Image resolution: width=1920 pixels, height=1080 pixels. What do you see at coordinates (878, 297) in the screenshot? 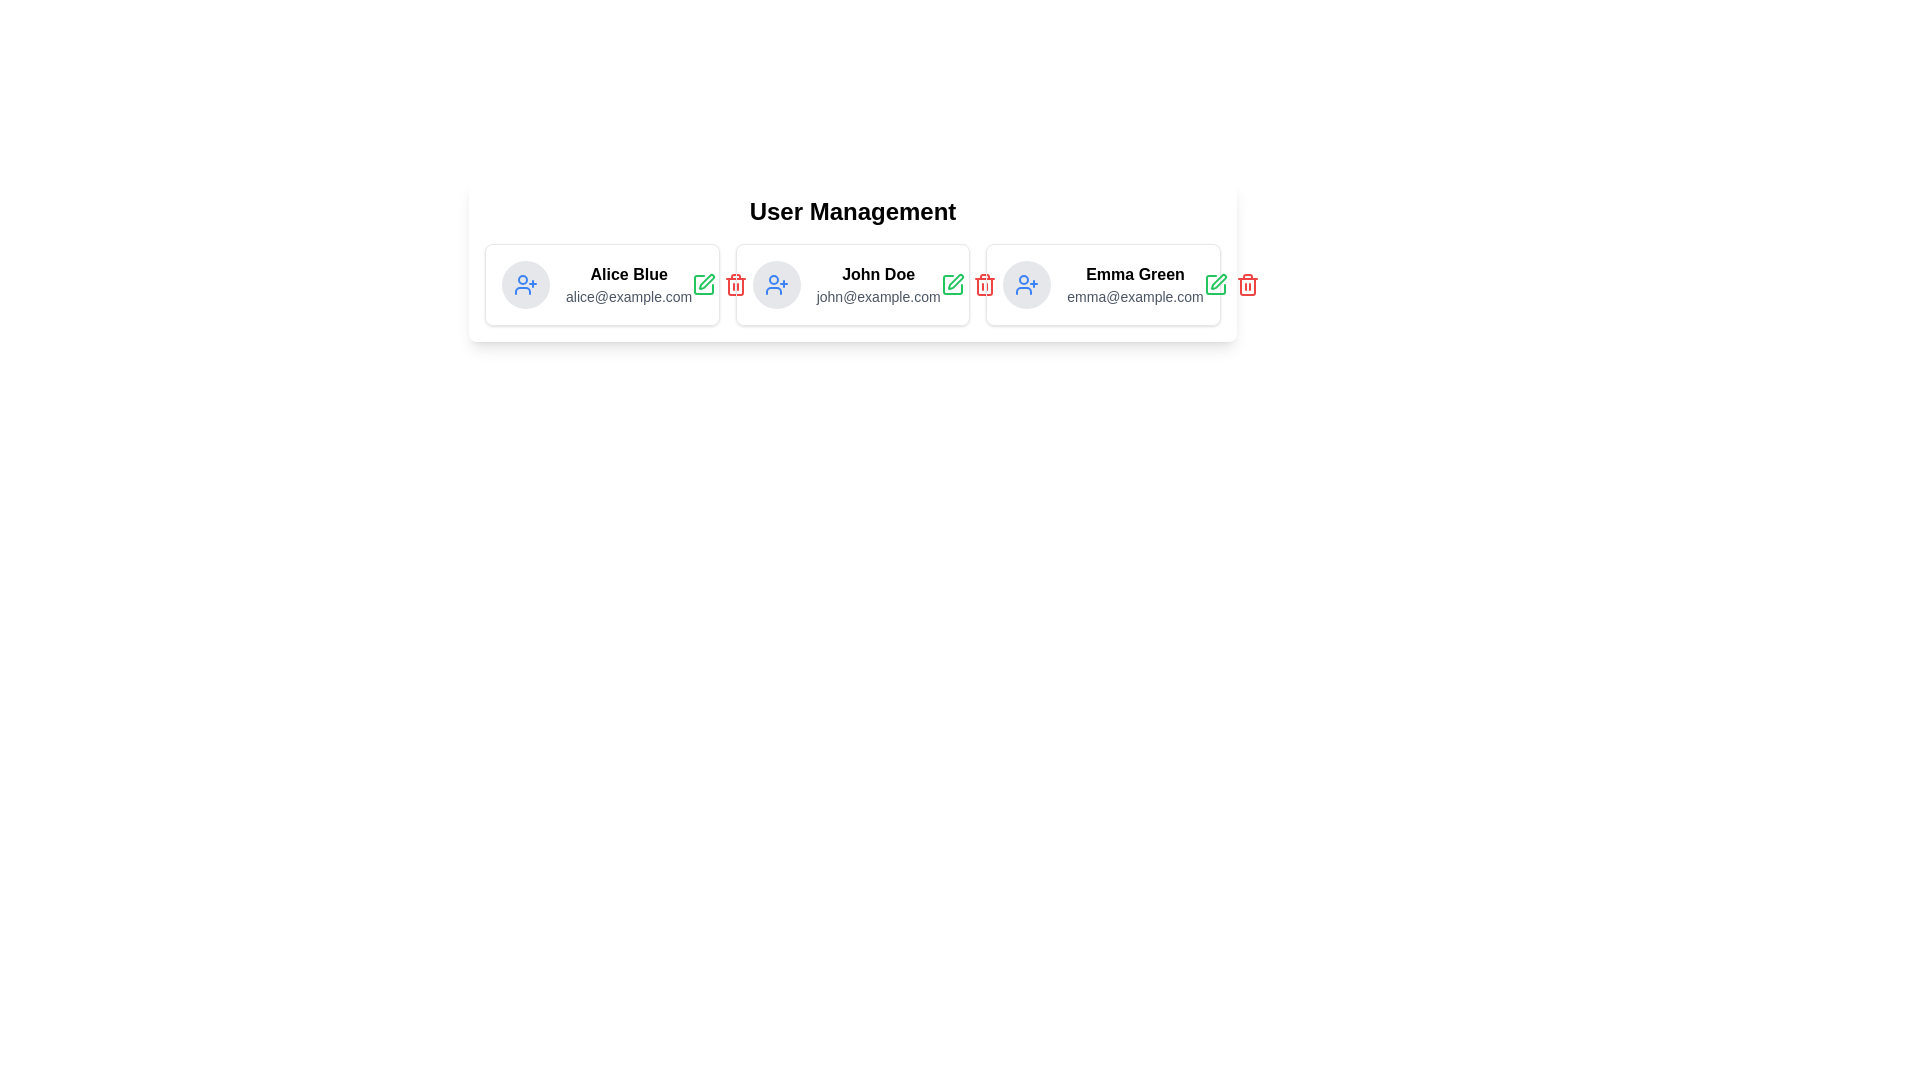
I see `displayed email address from the text label located beneath the 'John Doe' text in the user management section` at bounding box center [878, 297].